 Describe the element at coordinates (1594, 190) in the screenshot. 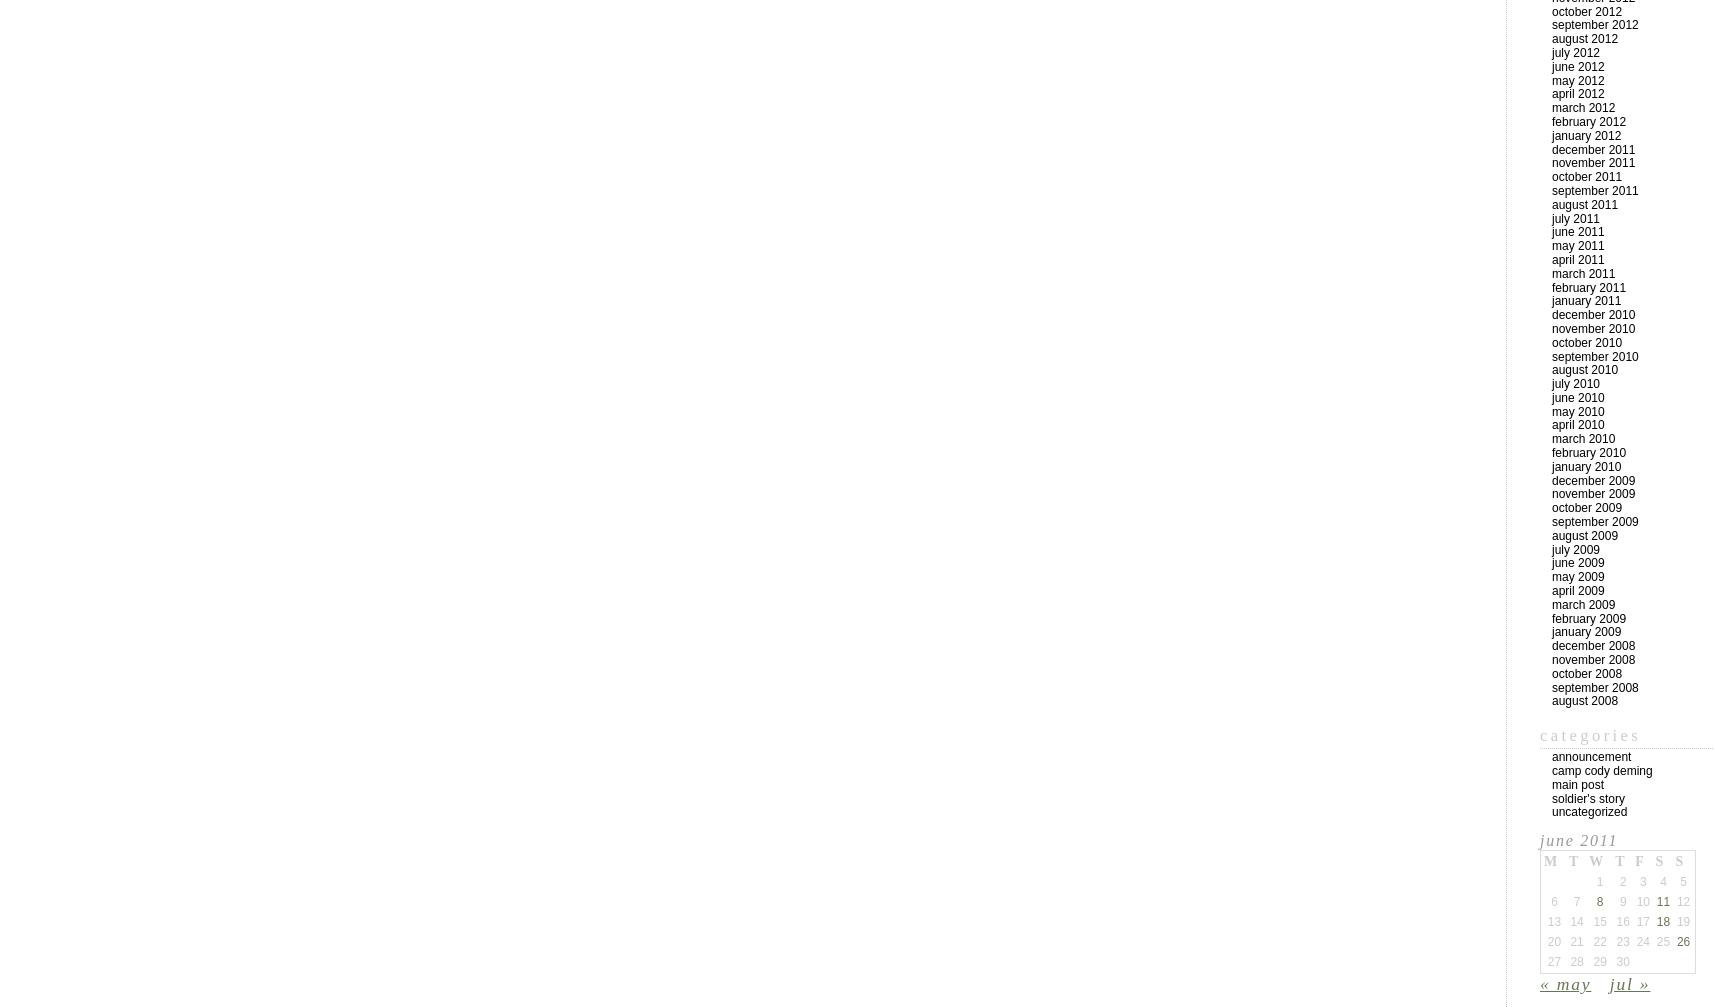

I see `'September 2011'` at that location.